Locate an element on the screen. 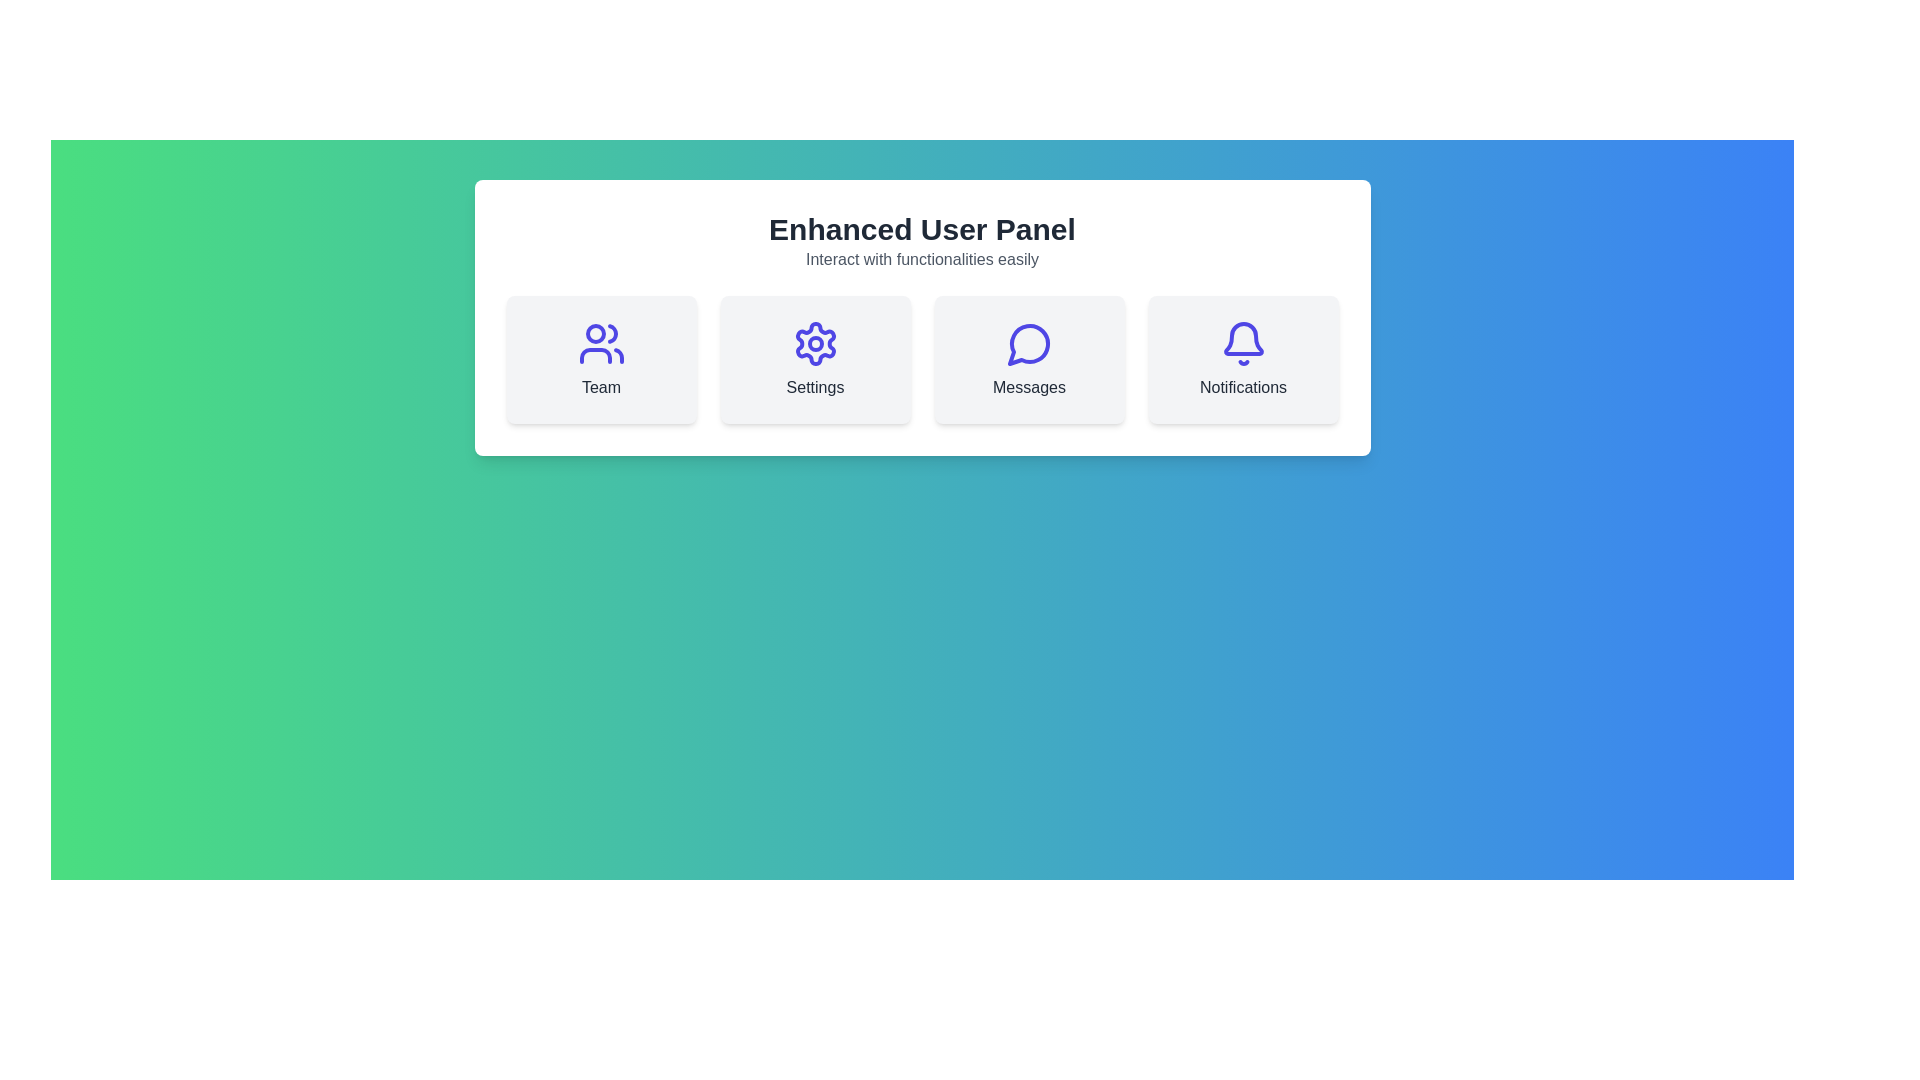  the 'Settings' icon located in the second card from the left within a horizontal arrangement of four cards, which is placed centrally in a white panel against a gradient background is located at coordinates (815, 342).